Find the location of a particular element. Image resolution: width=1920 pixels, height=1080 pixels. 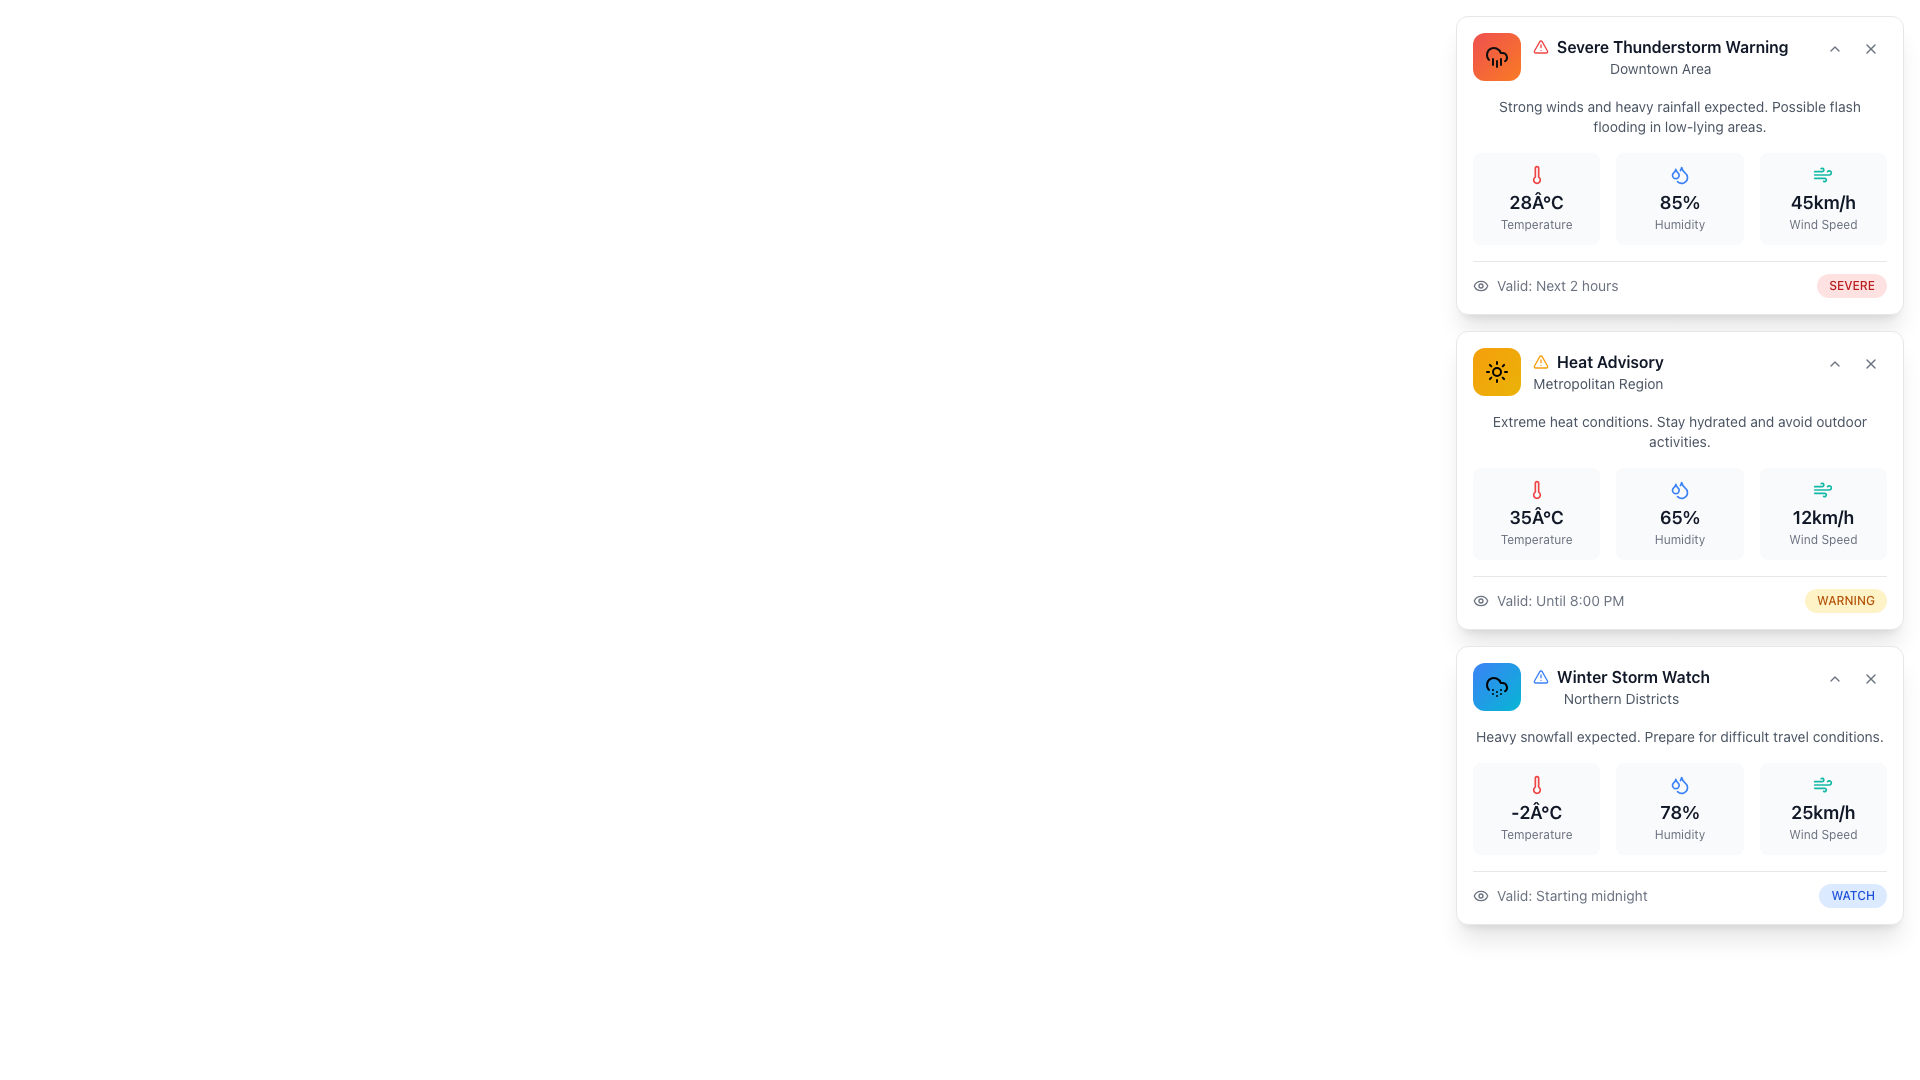

the circular button with an upward-pointing chevron at the top-right corner of the 'Winter Storm Watch - Northern Districts' card is located at coordinates (1834, 677).